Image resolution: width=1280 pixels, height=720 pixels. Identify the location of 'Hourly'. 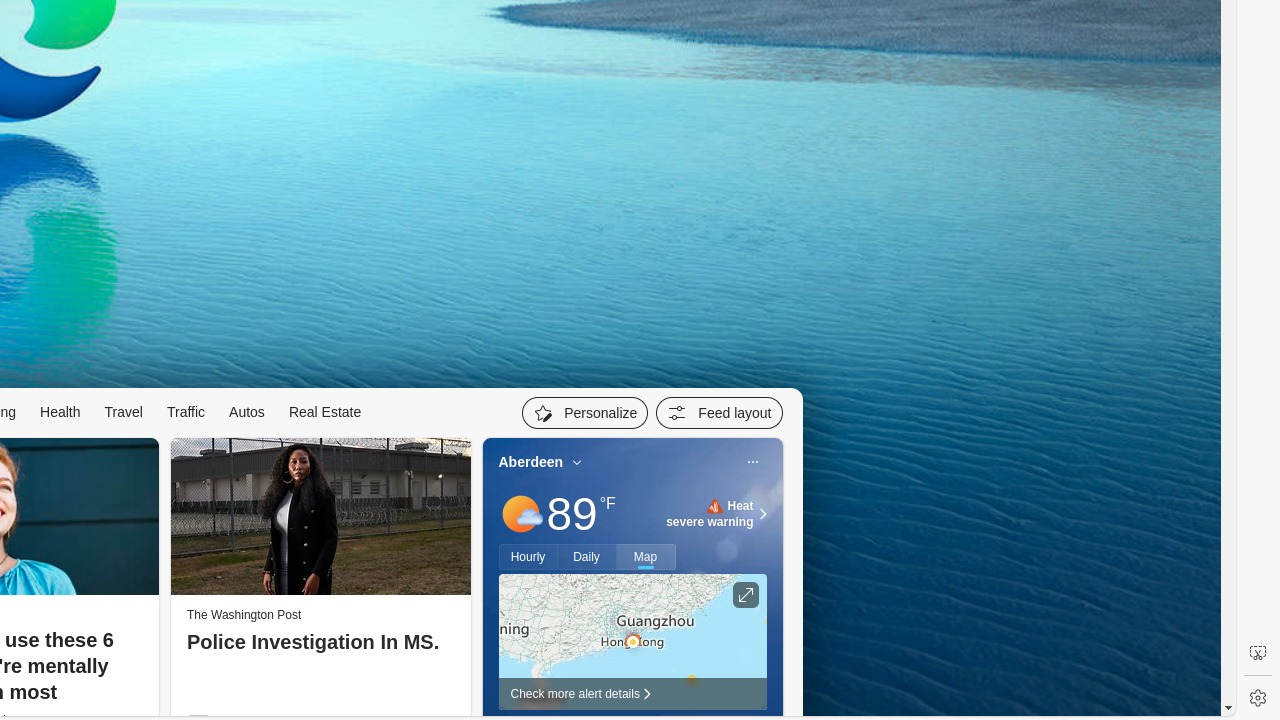
(528, 556).